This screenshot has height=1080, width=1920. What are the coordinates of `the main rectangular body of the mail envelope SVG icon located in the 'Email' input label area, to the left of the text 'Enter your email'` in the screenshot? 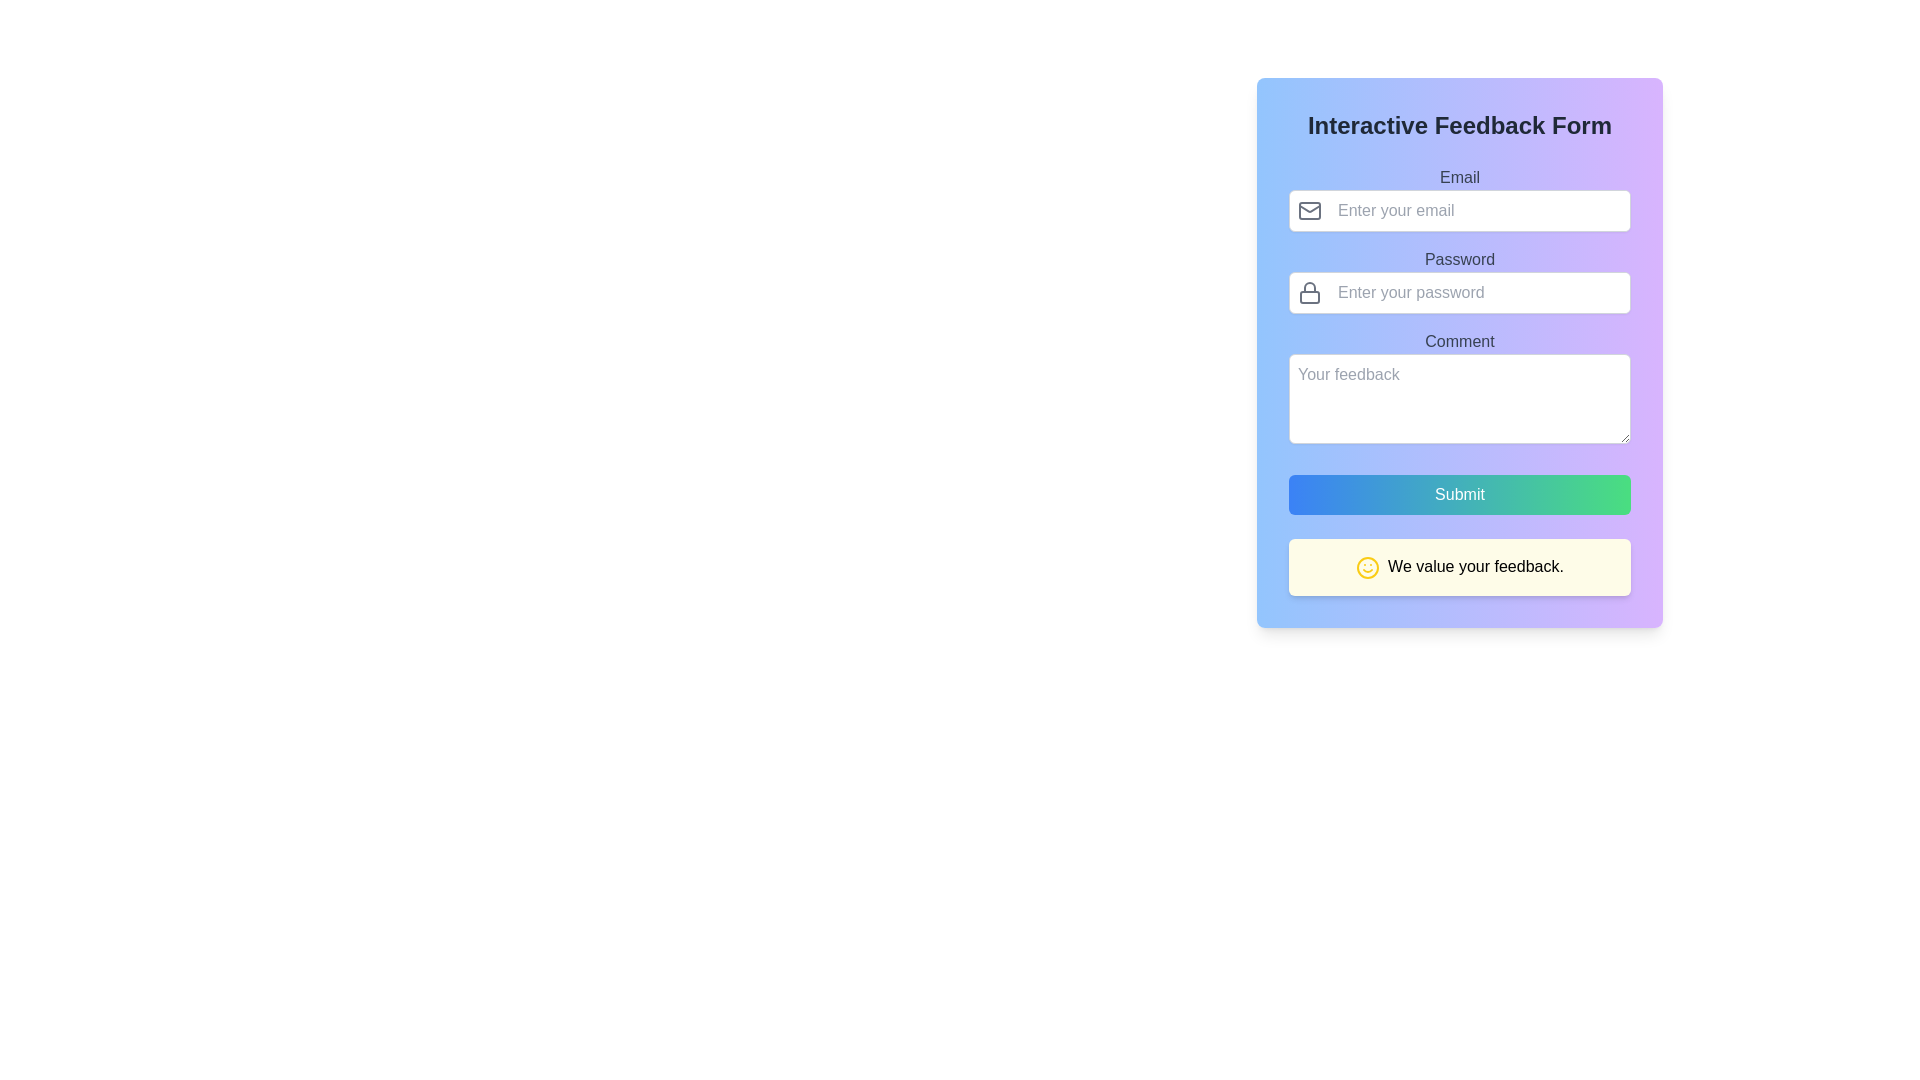 It's located at (1310, 211).